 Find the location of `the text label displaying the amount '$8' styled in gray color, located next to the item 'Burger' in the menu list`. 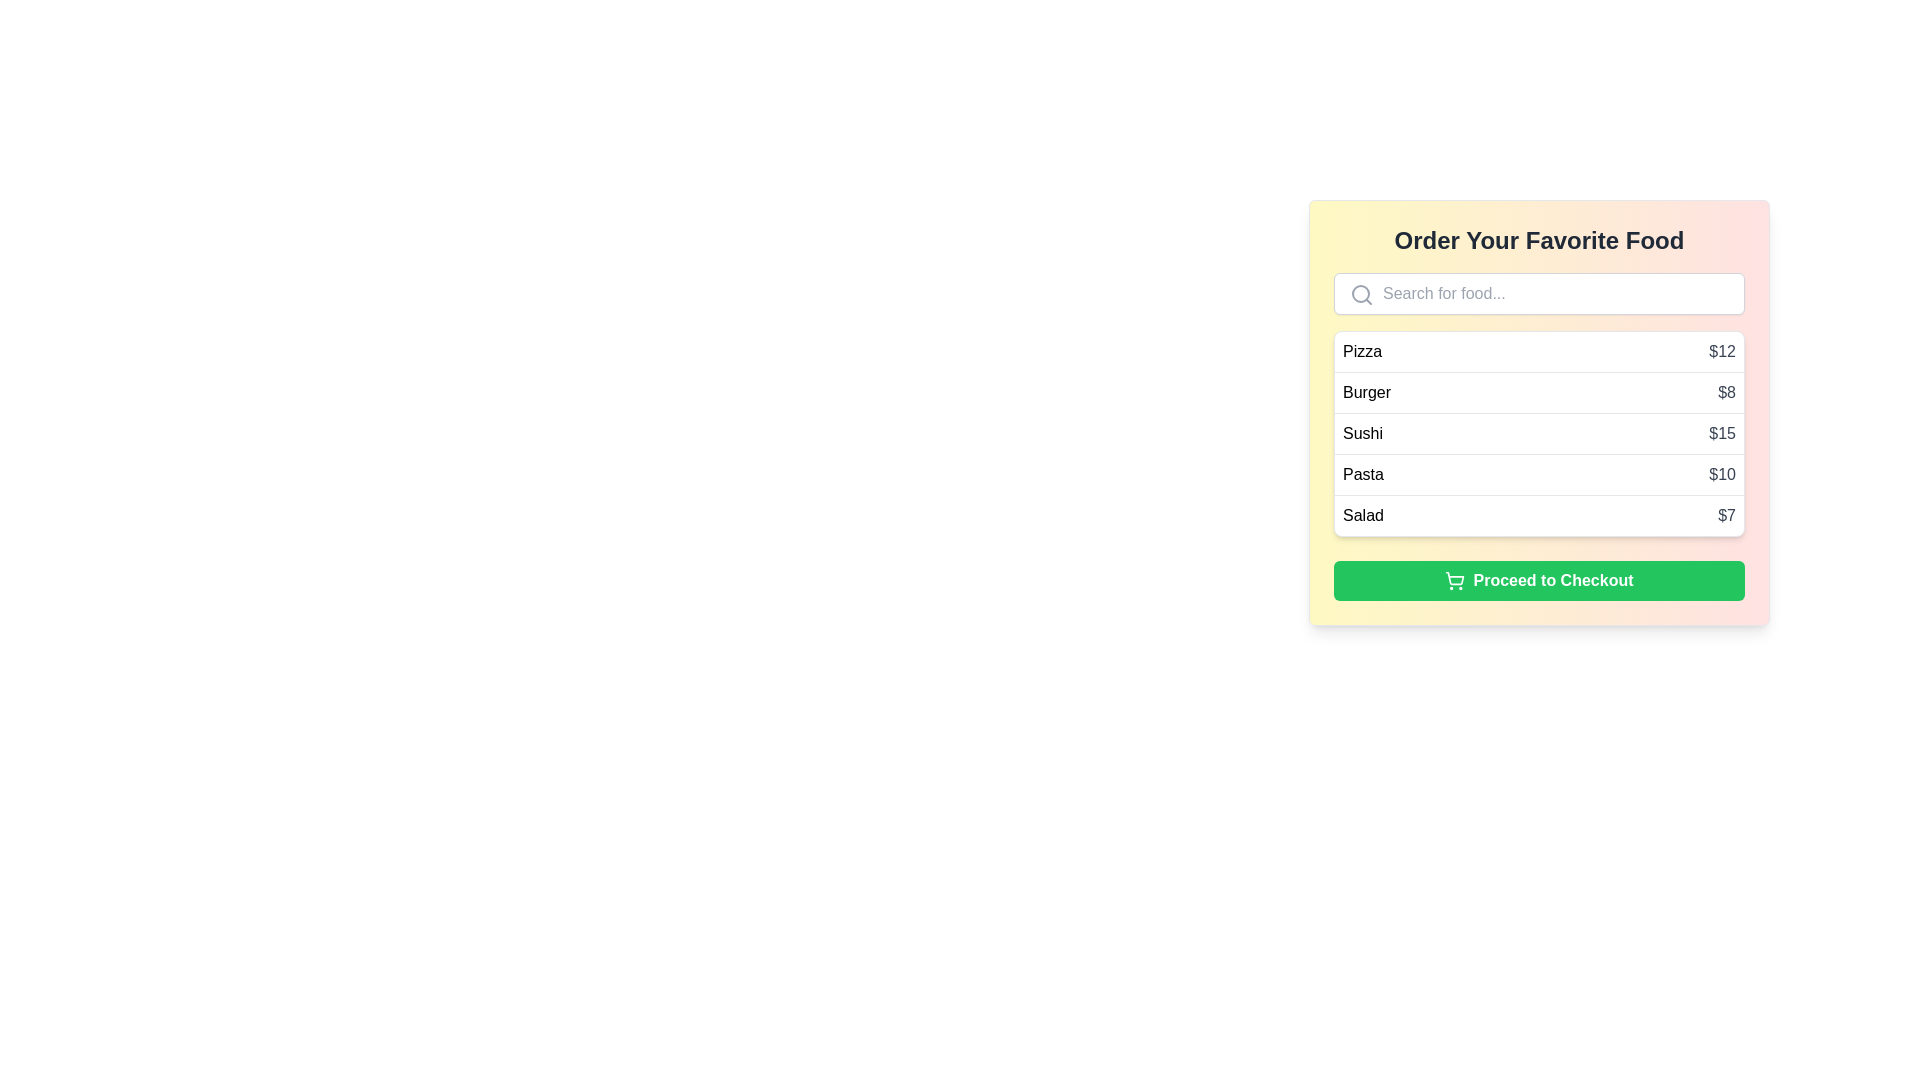

the text label displaying the amount '$8' styled in gray color, located next to the item 'Burger' in the menu list is located at coordinates (1726, 393).